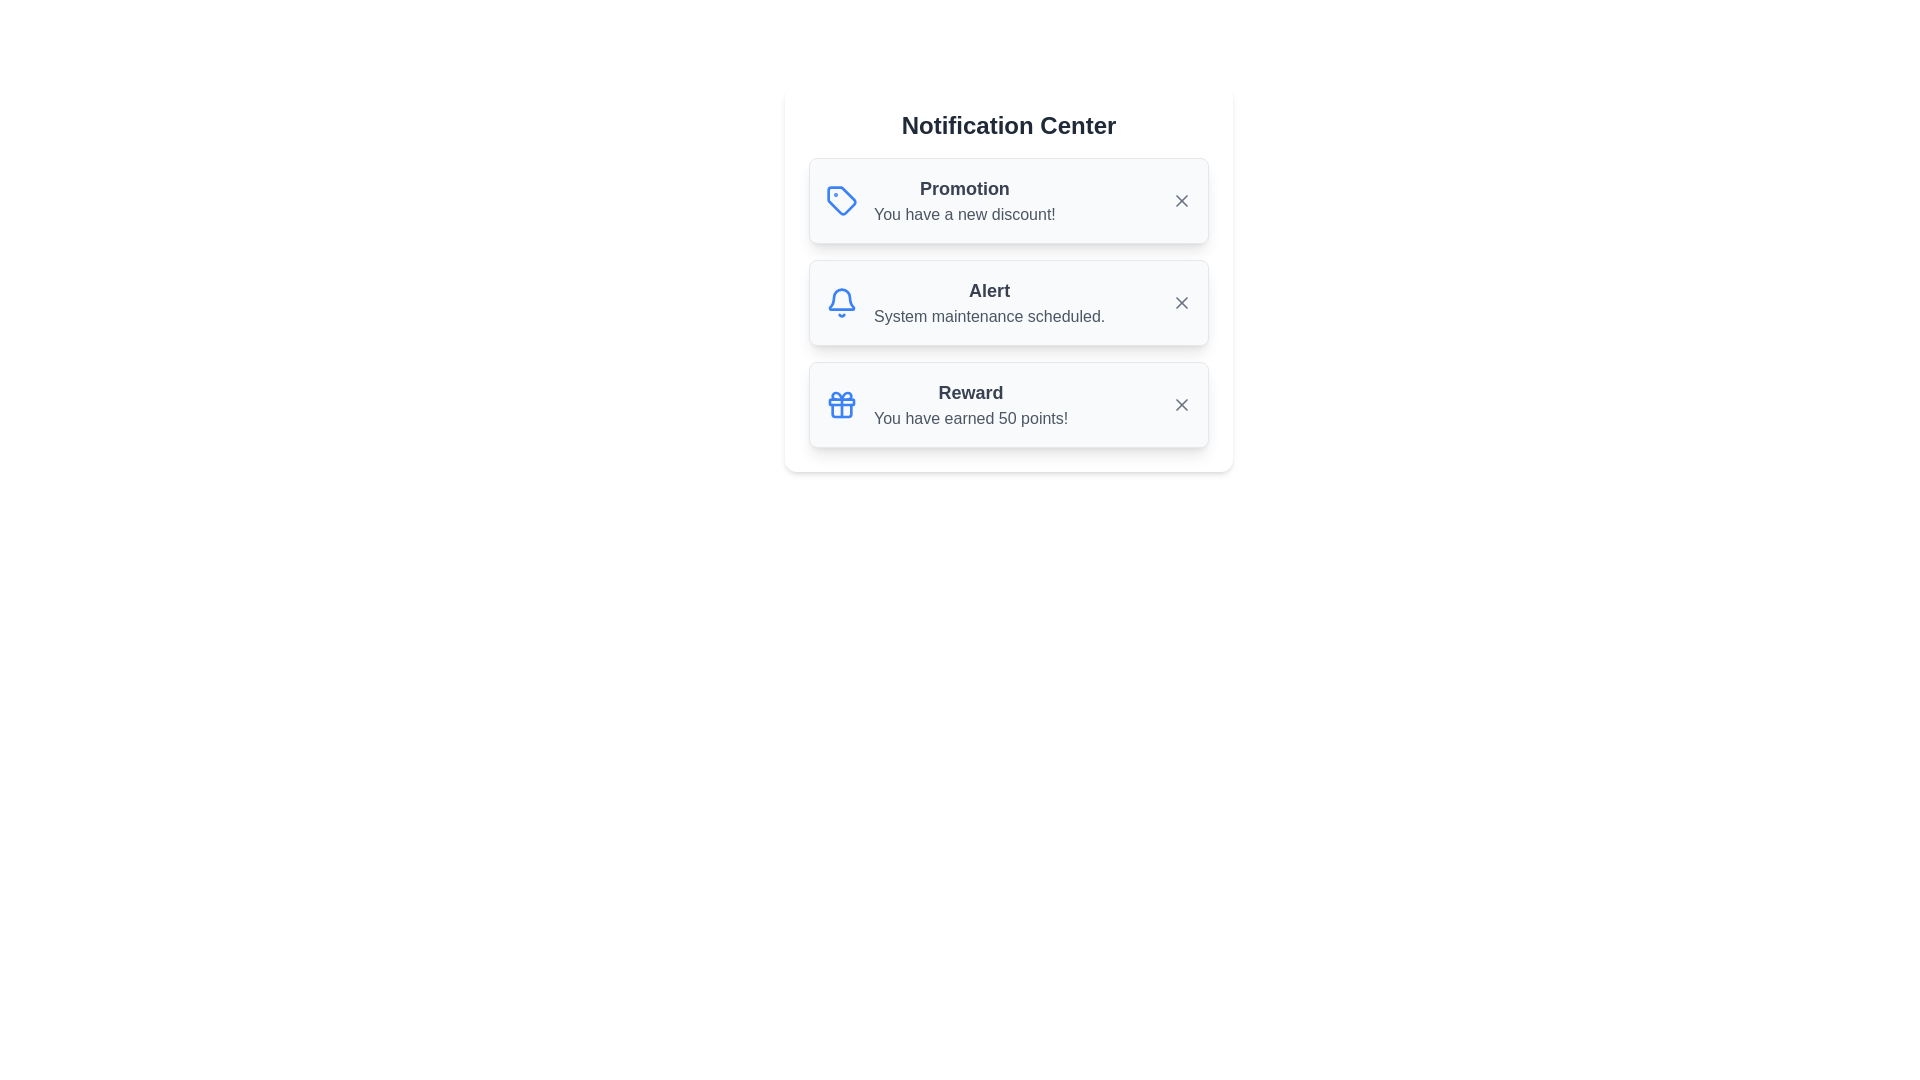  What do you see at coordinates (989, 303) in the screenshot?
I see `alert message from the Text component located in the middle notification card of the 'Notification Center', which notifies users about scheduled system maintenance` at bounding box center [989, 303].